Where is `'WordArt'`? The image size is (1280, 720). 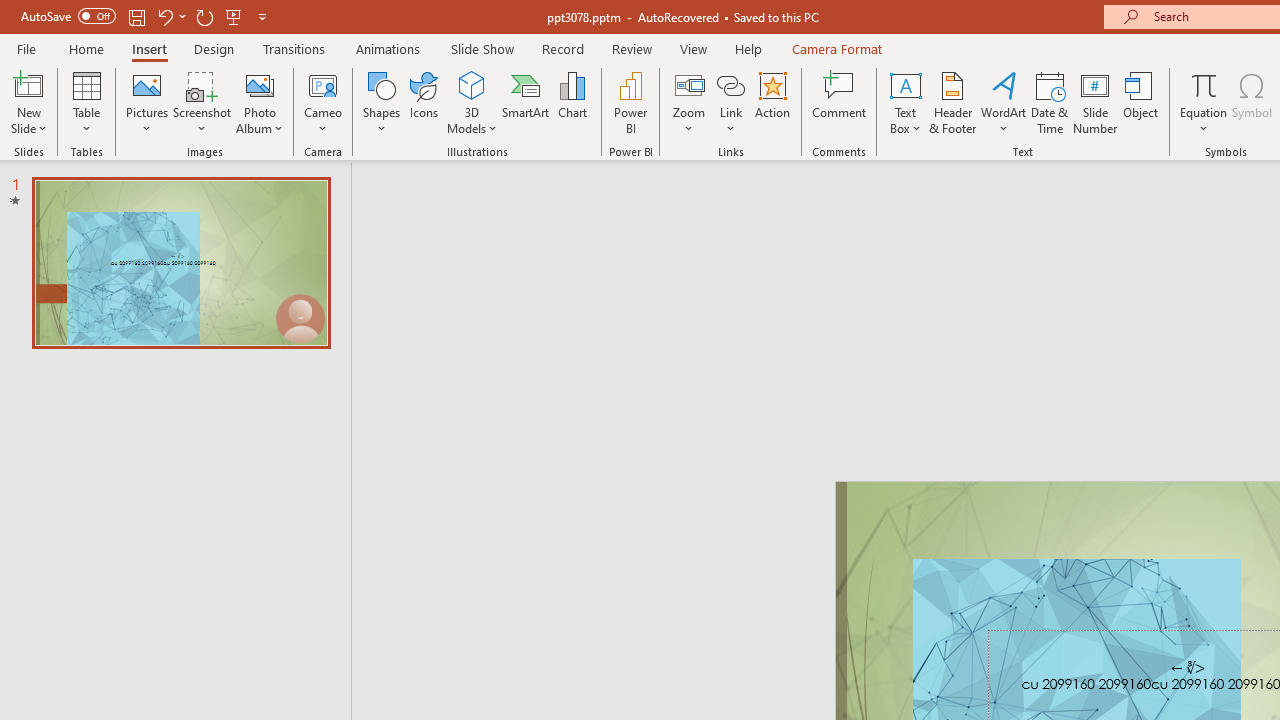
'WordArt' is located at coordinates (1004, 103).